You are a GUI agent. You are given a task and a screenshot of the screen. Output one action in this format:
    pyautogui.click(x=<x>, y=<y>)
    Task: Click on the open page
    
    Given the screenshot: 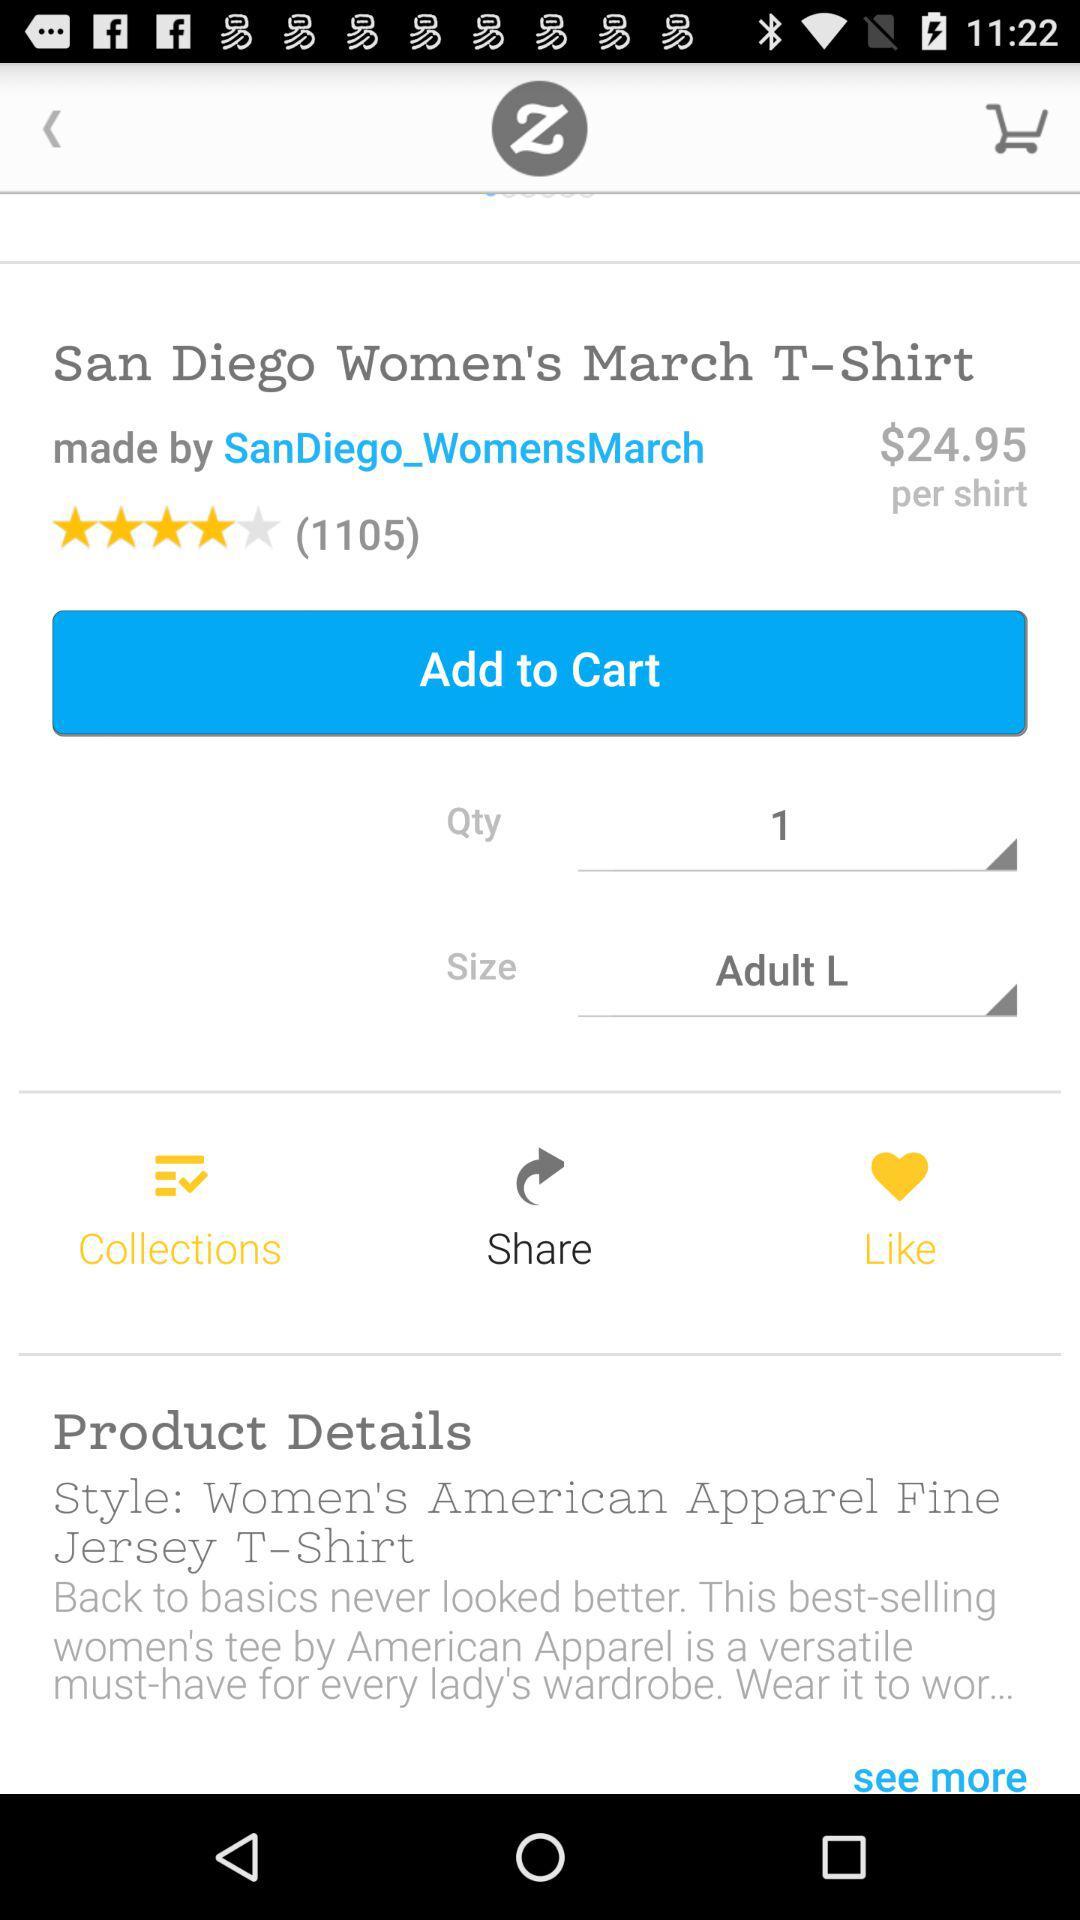 What is the action you would take?
    pyautogui.click(x=538, y=127)
    